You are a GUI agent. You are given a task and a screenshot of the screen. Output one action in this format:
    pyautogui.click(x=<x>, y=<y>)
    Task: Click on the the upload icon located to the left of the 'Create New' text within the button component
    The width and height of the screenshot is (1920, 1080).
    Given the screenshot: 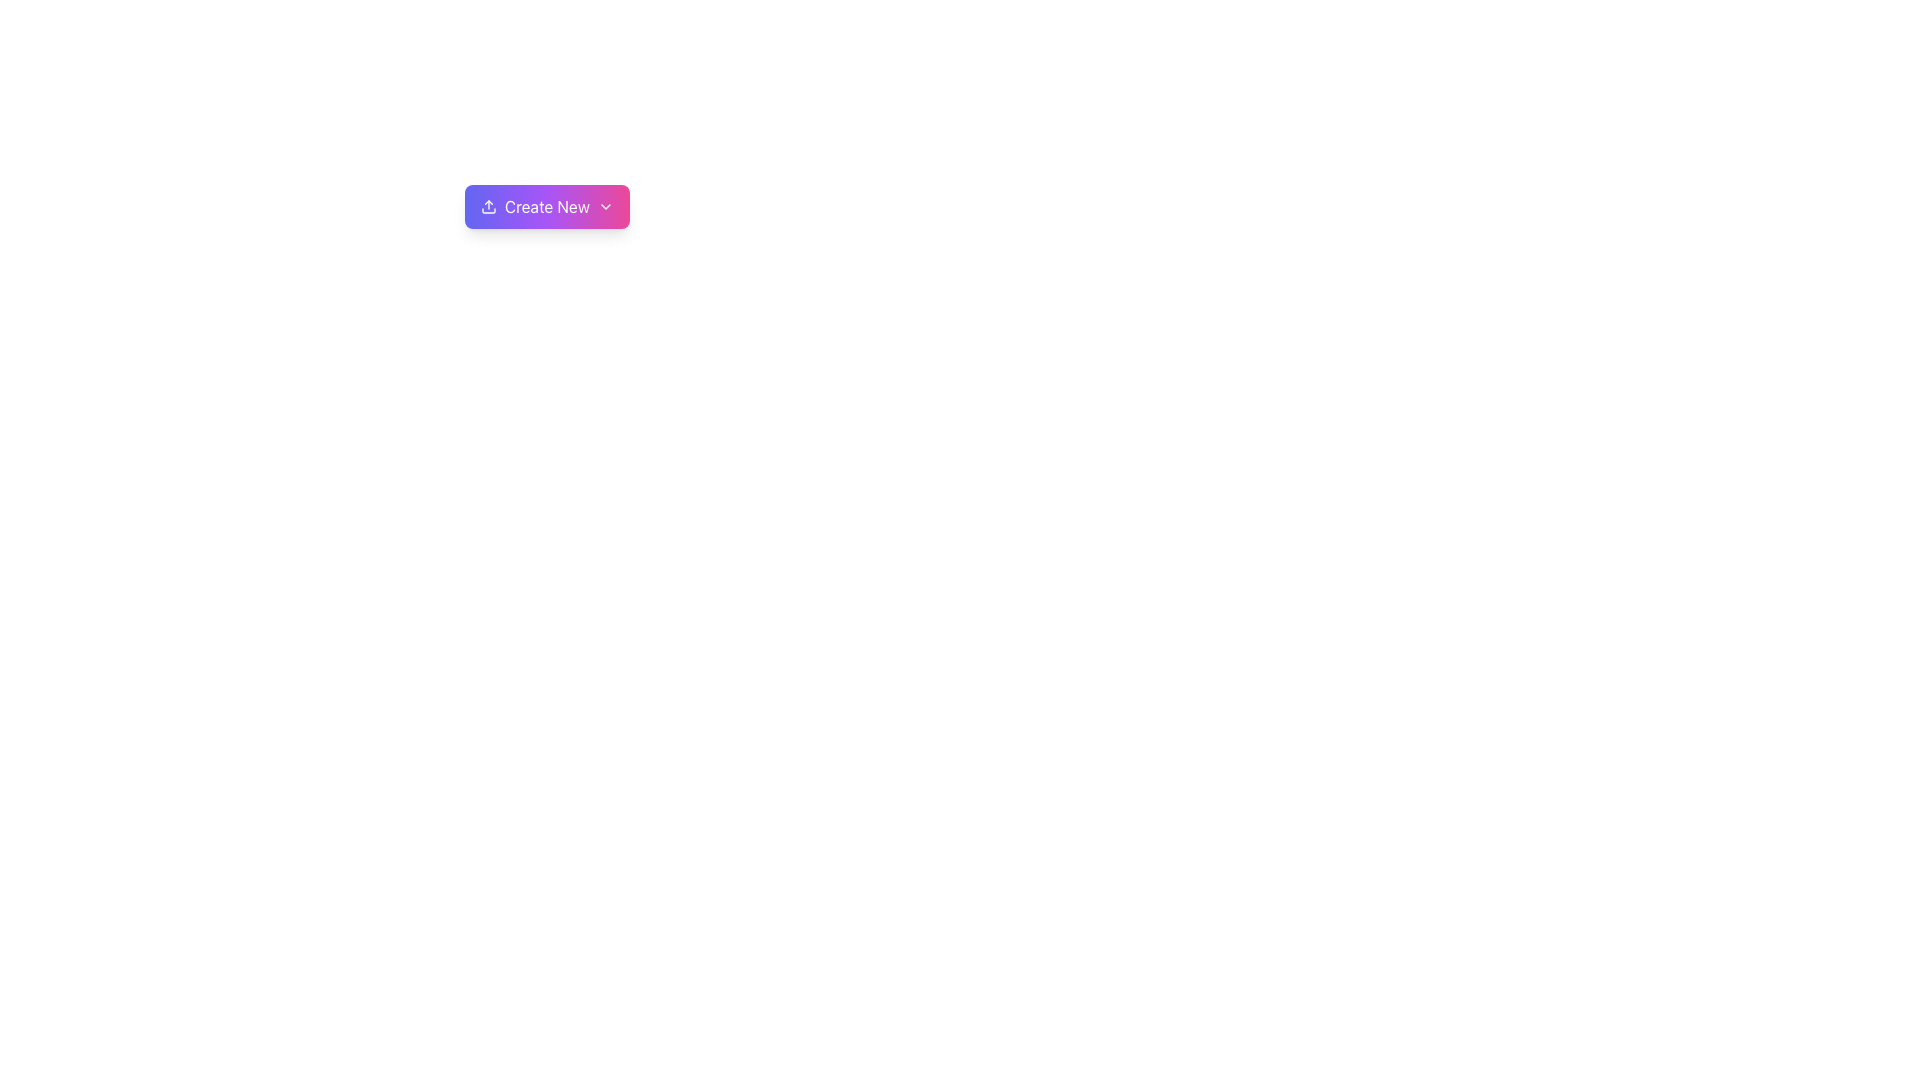 What is the action you would take?
    pyautogui.click(x=489, y=207)
    